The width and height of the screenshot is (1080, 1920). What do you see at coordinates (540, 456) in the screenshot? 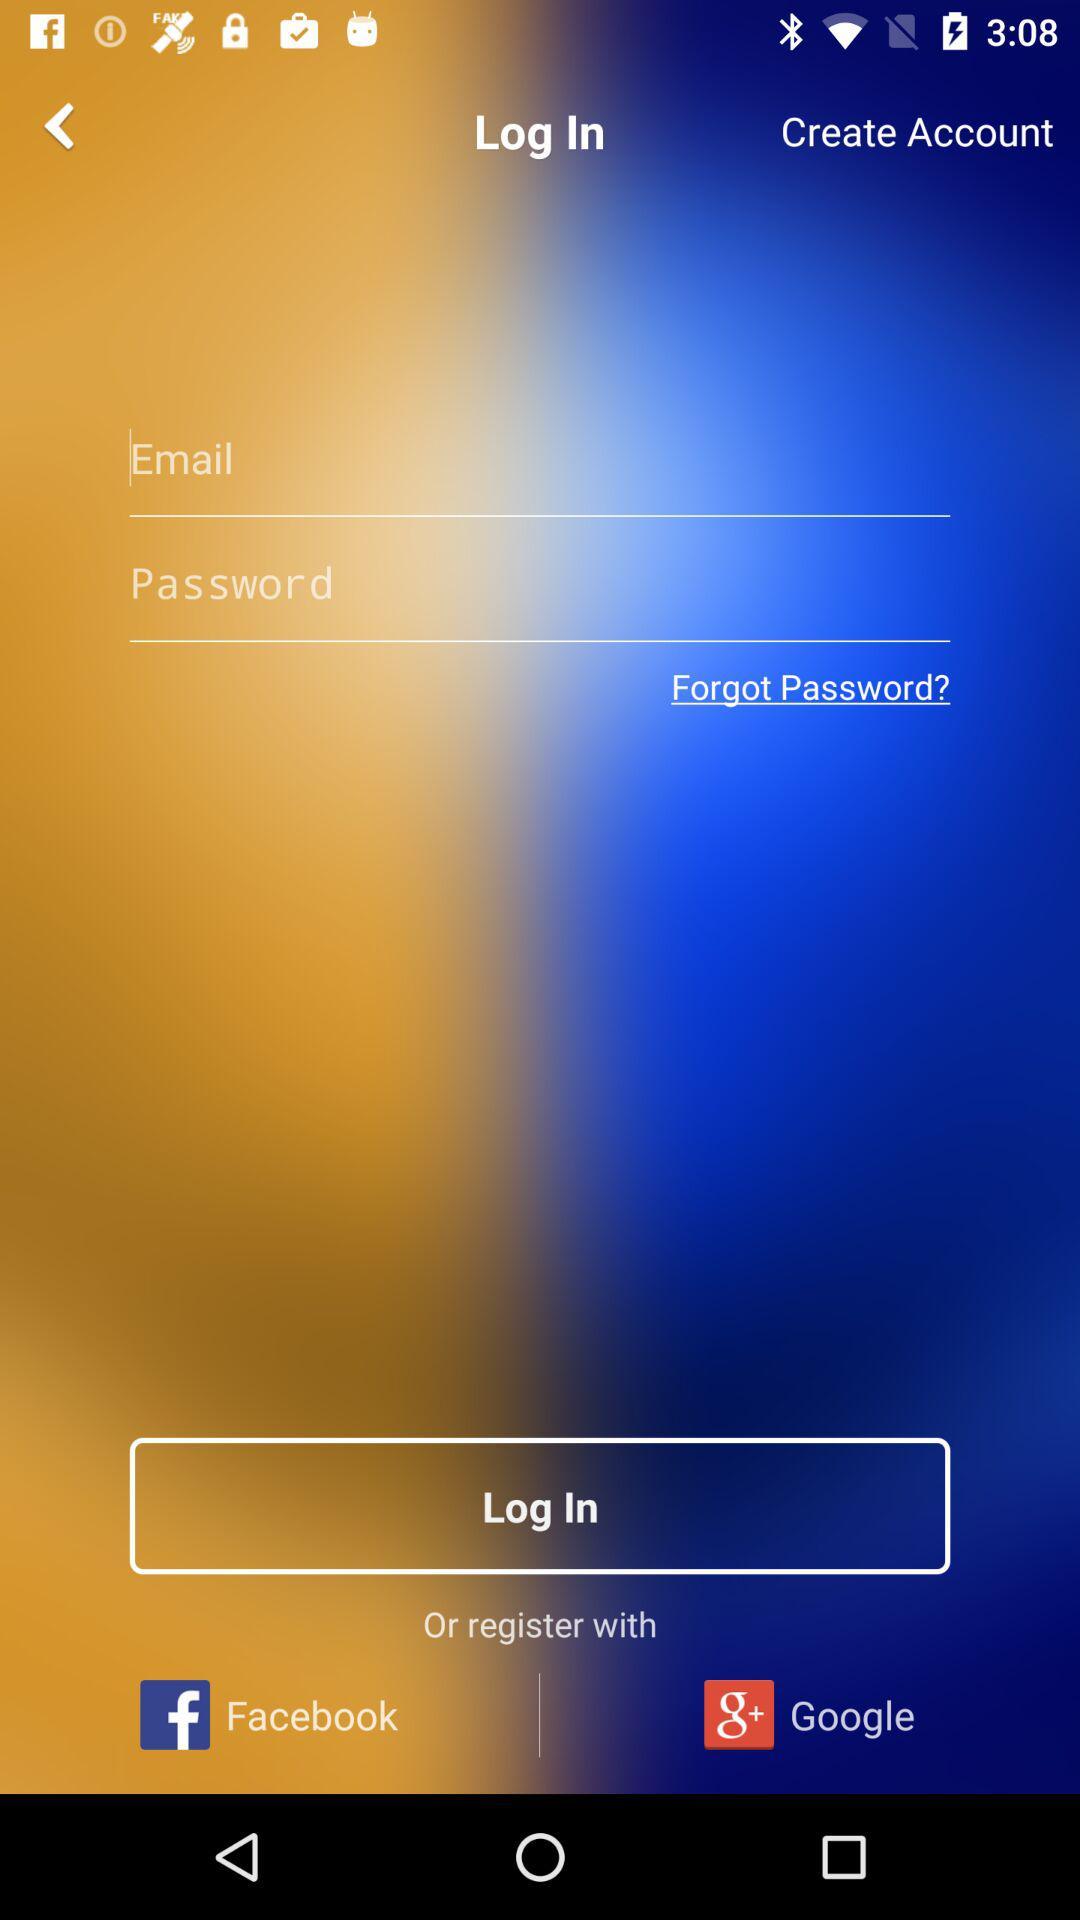
I see `type your email address here` at bounding box center [540, 456].